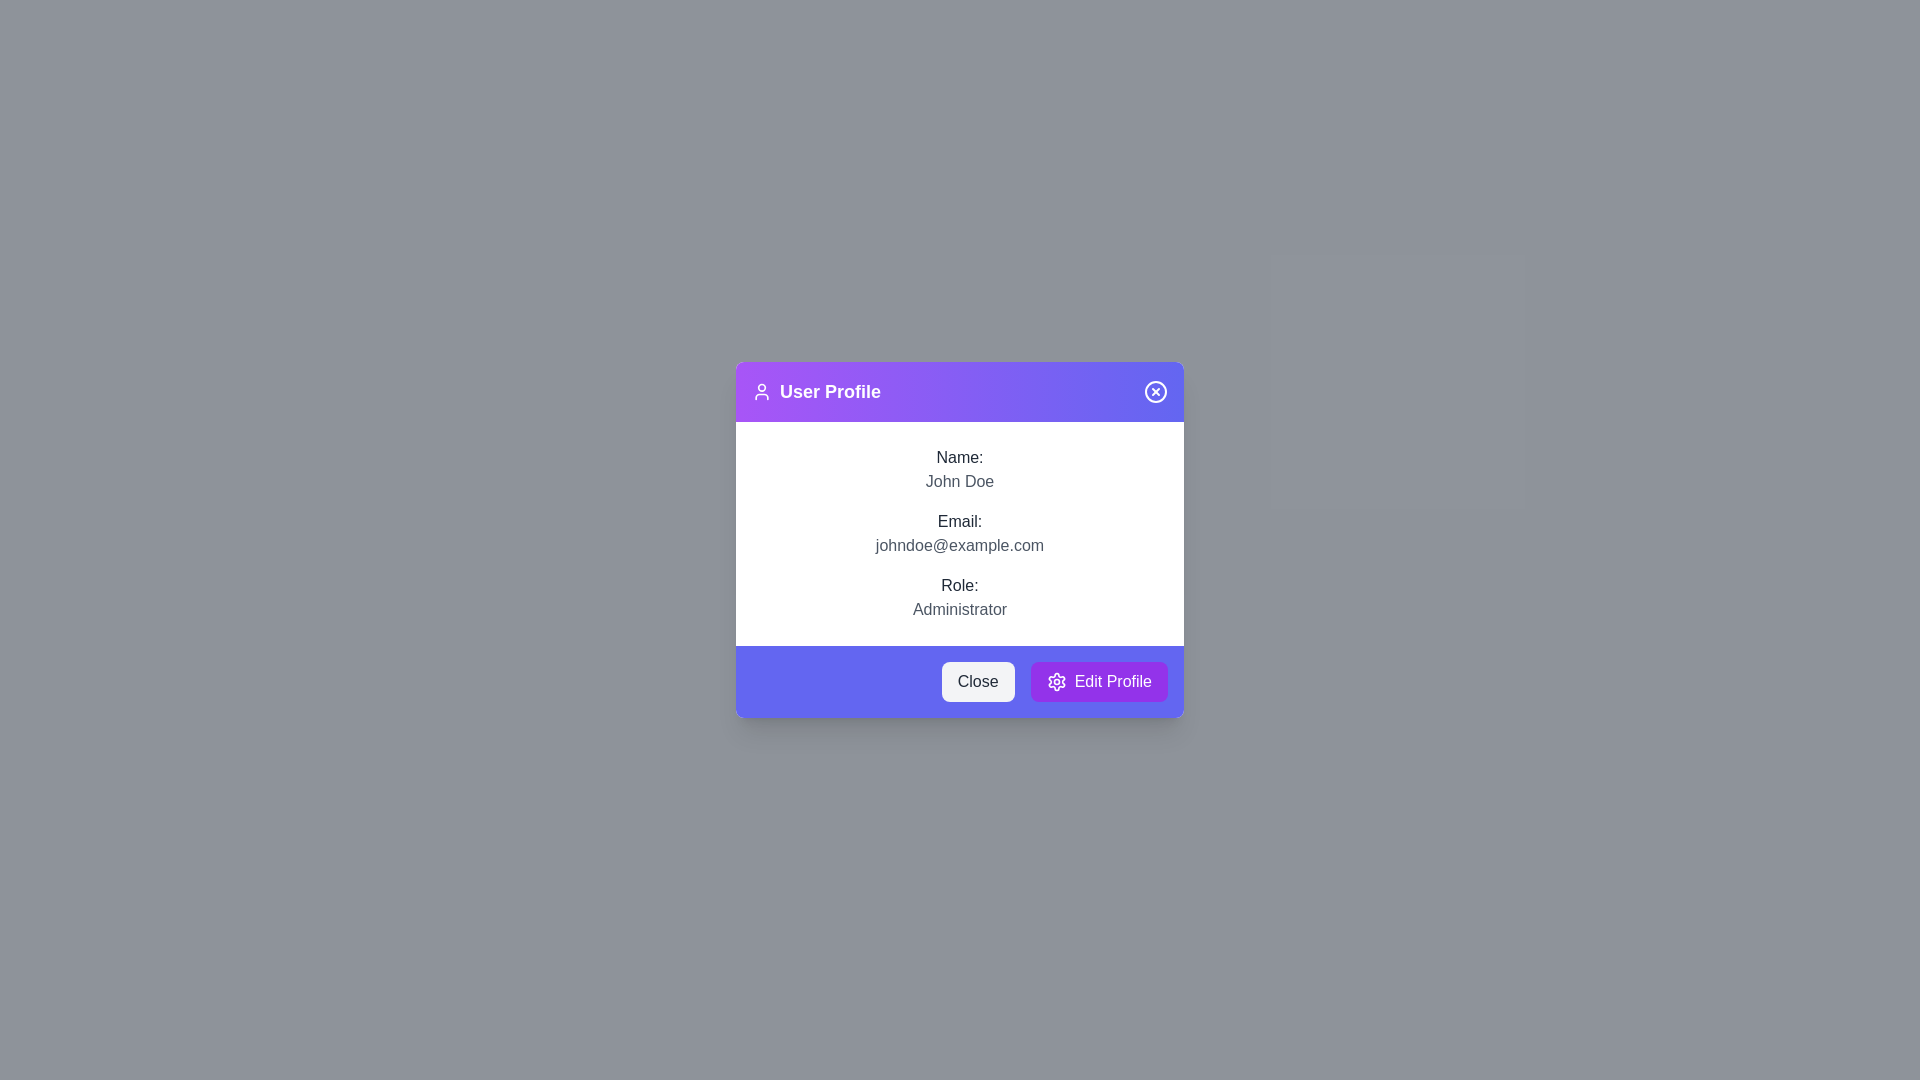 This screenshot has height=1080, width=1920. I want to click on the static text label indicating the user's role, which is located above the text 'Administrator' in the user information dialog window, so click(960, 585).